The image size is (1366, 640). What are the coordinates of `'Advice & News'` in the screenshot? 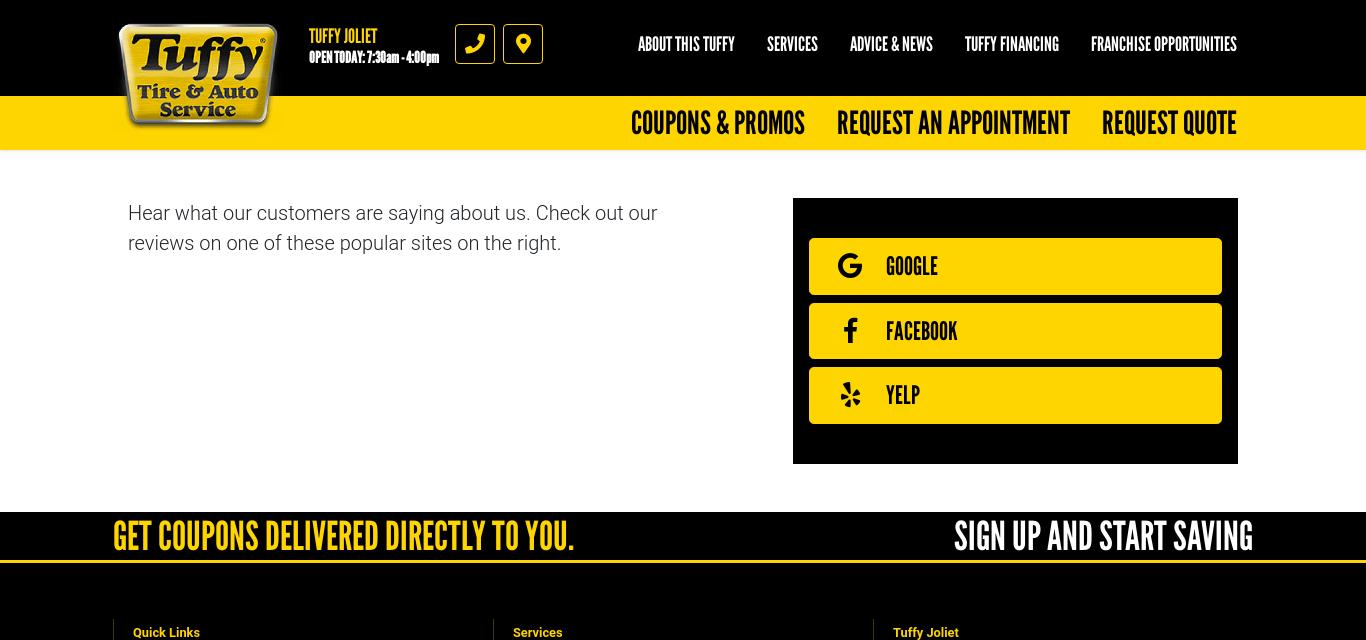 It's located at (890, 44).